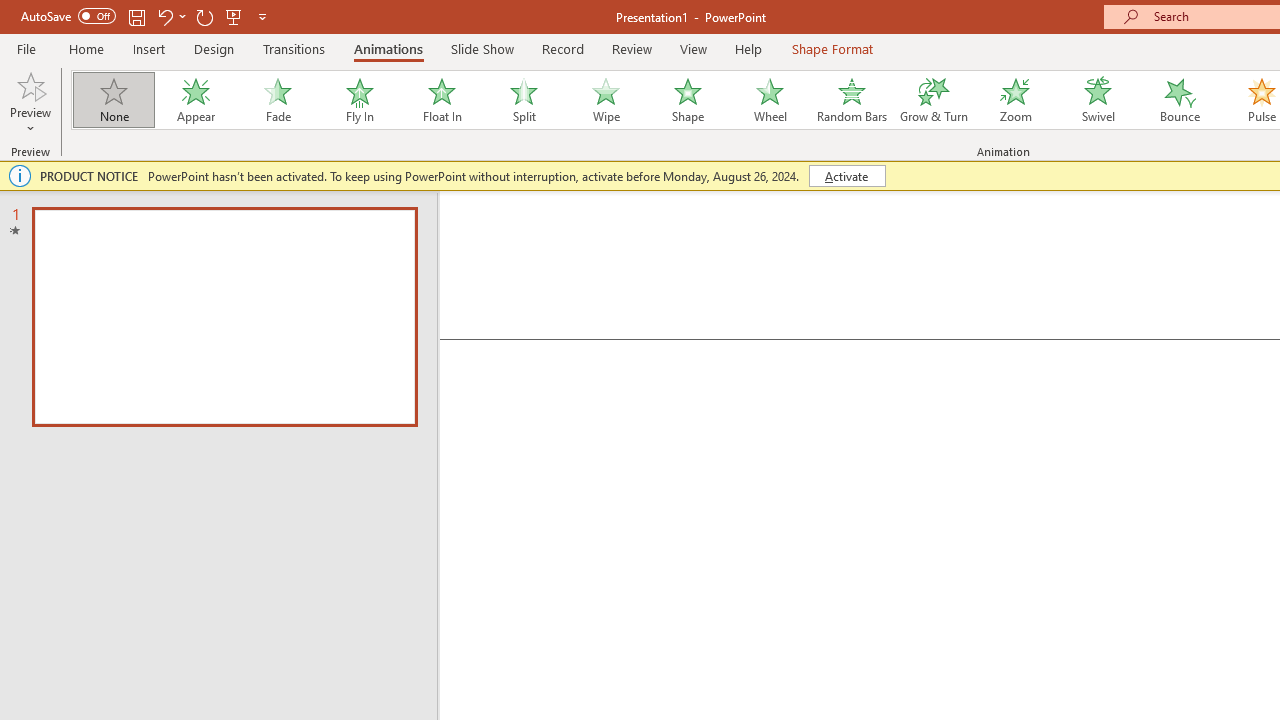 The image size is (1280, 720). I want to click on 'Fade', so click(276, 100).